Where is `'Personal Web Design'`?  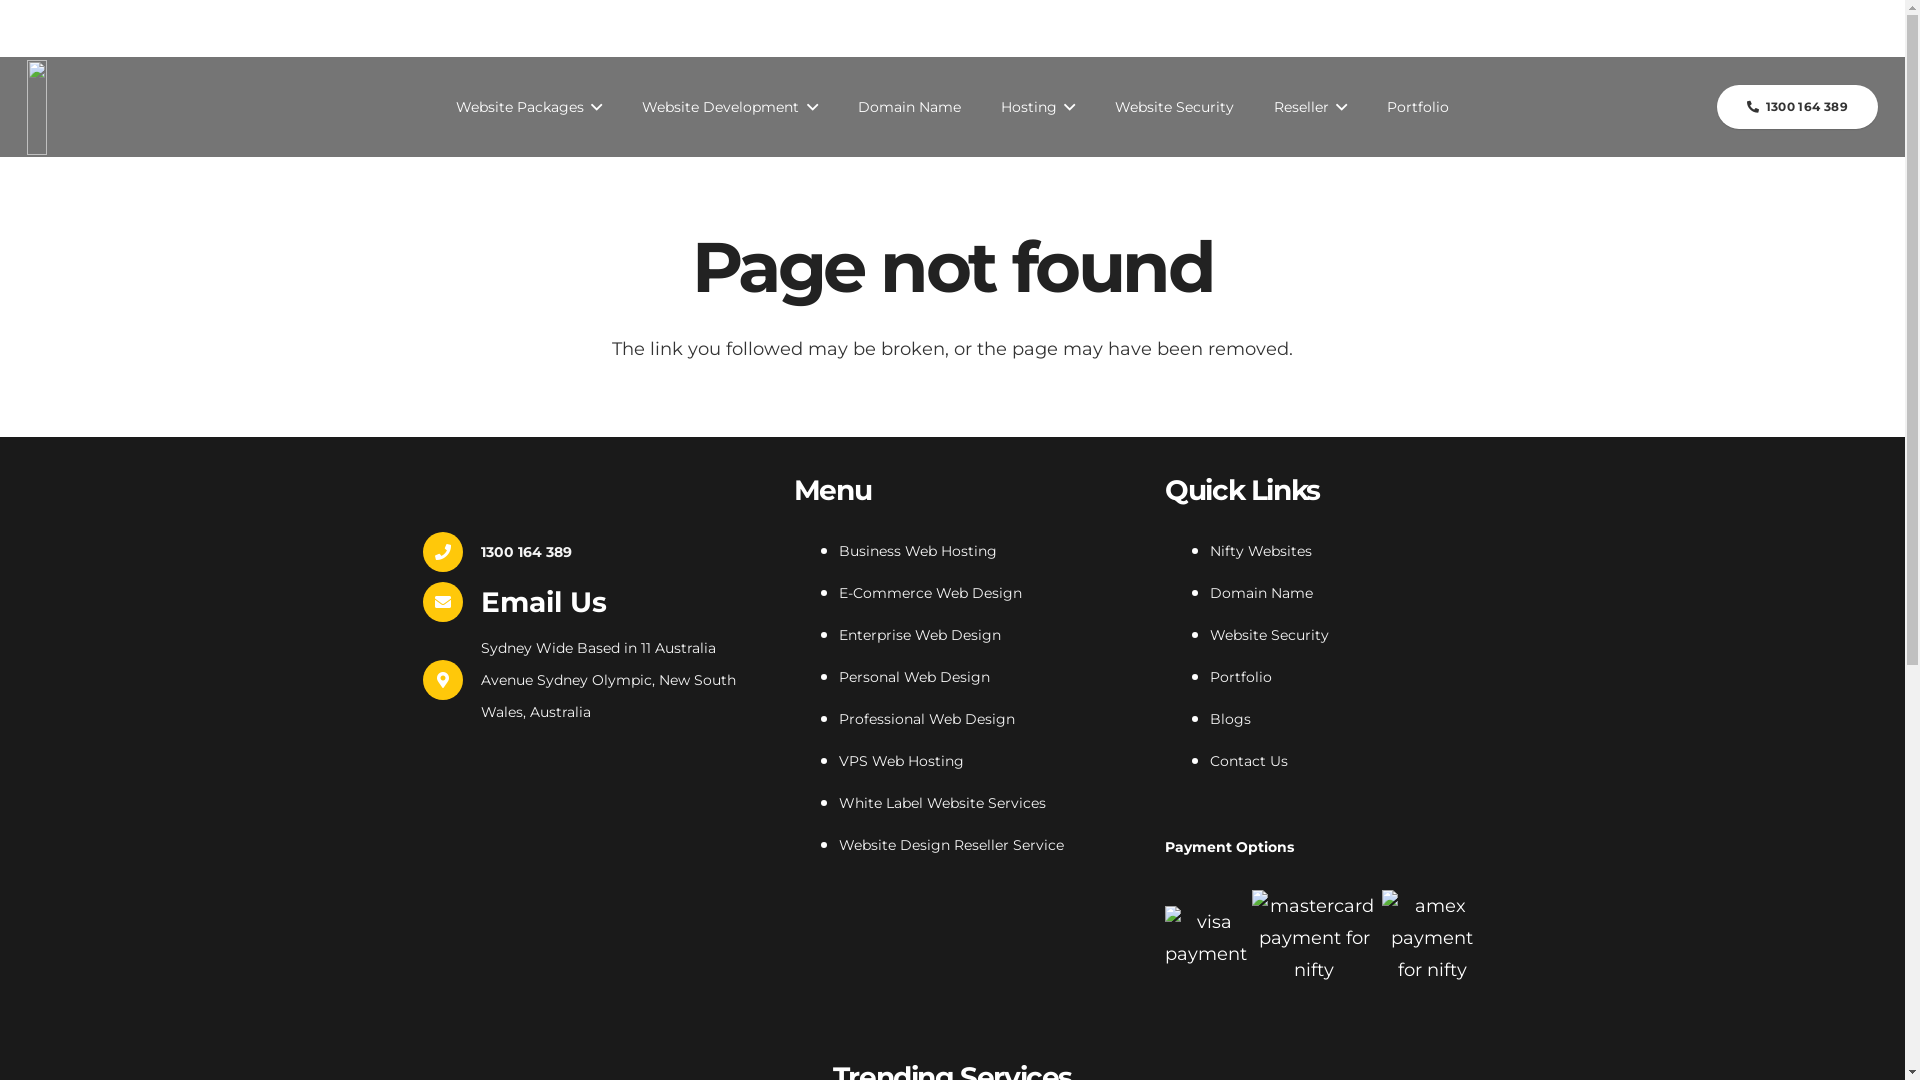
'Personal Web Design' is located at coordinates (839, 676).